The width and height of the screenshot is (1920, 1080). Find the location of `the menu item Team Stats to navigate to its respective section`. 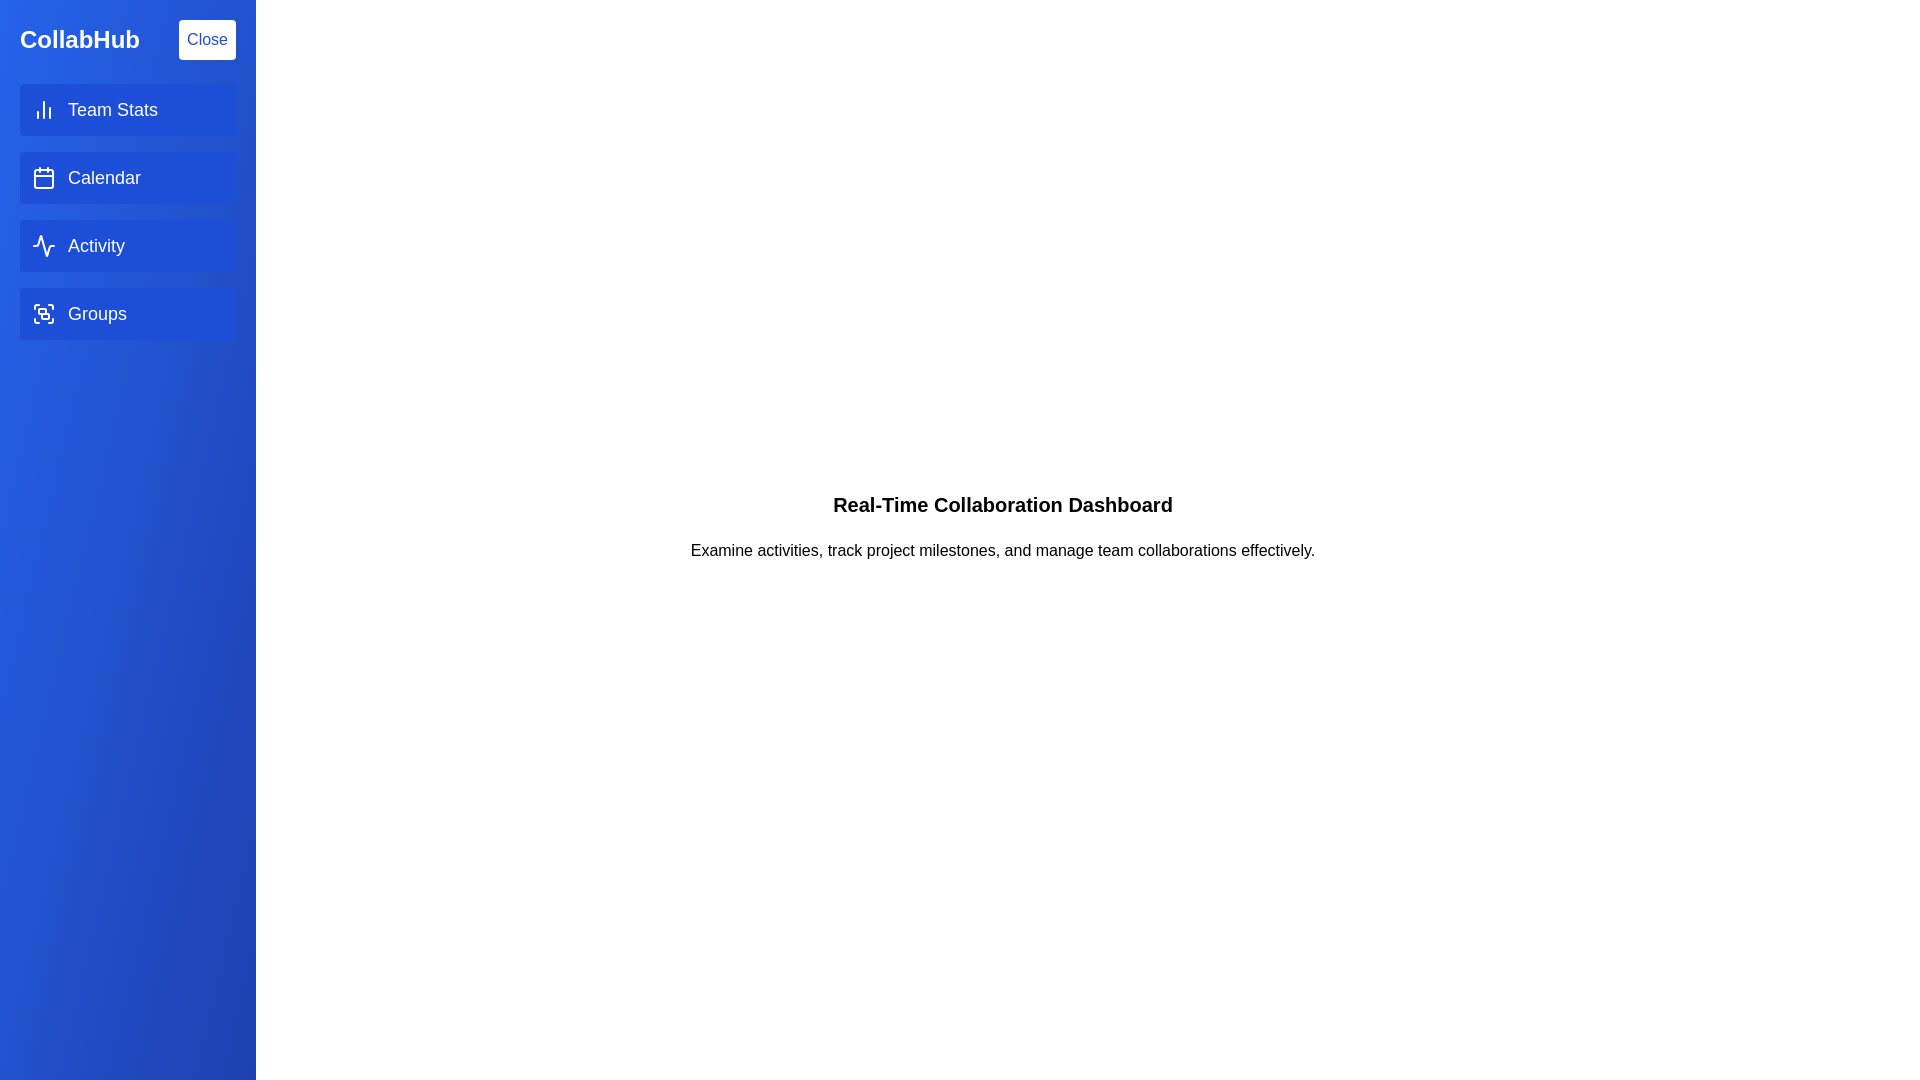

the menu item Team Stats to navigate to its respective section is located at coordinates (127, 110).